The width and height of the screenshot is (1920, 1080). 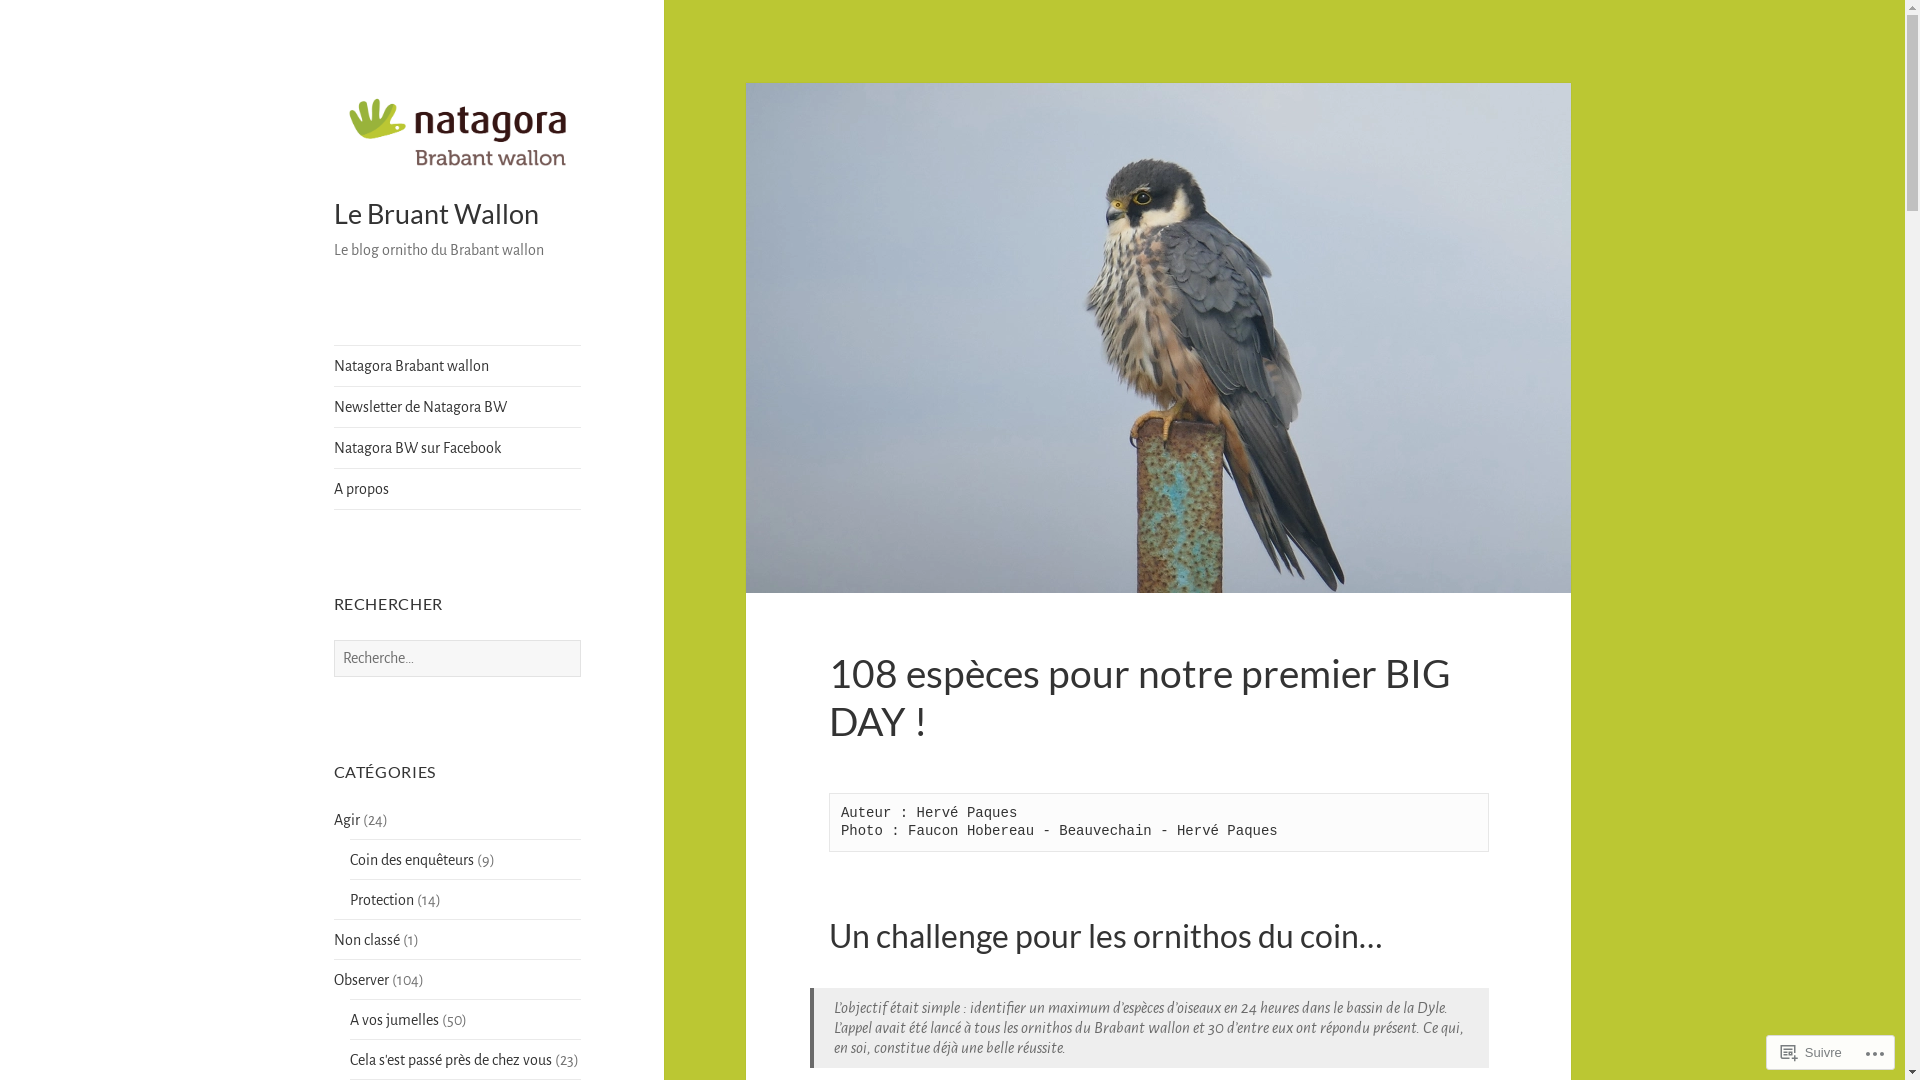 What do you see at coordinates (1811, 1051) in the screenshot?
I see `'Suivre'` at bounding box center [1811, 1051].